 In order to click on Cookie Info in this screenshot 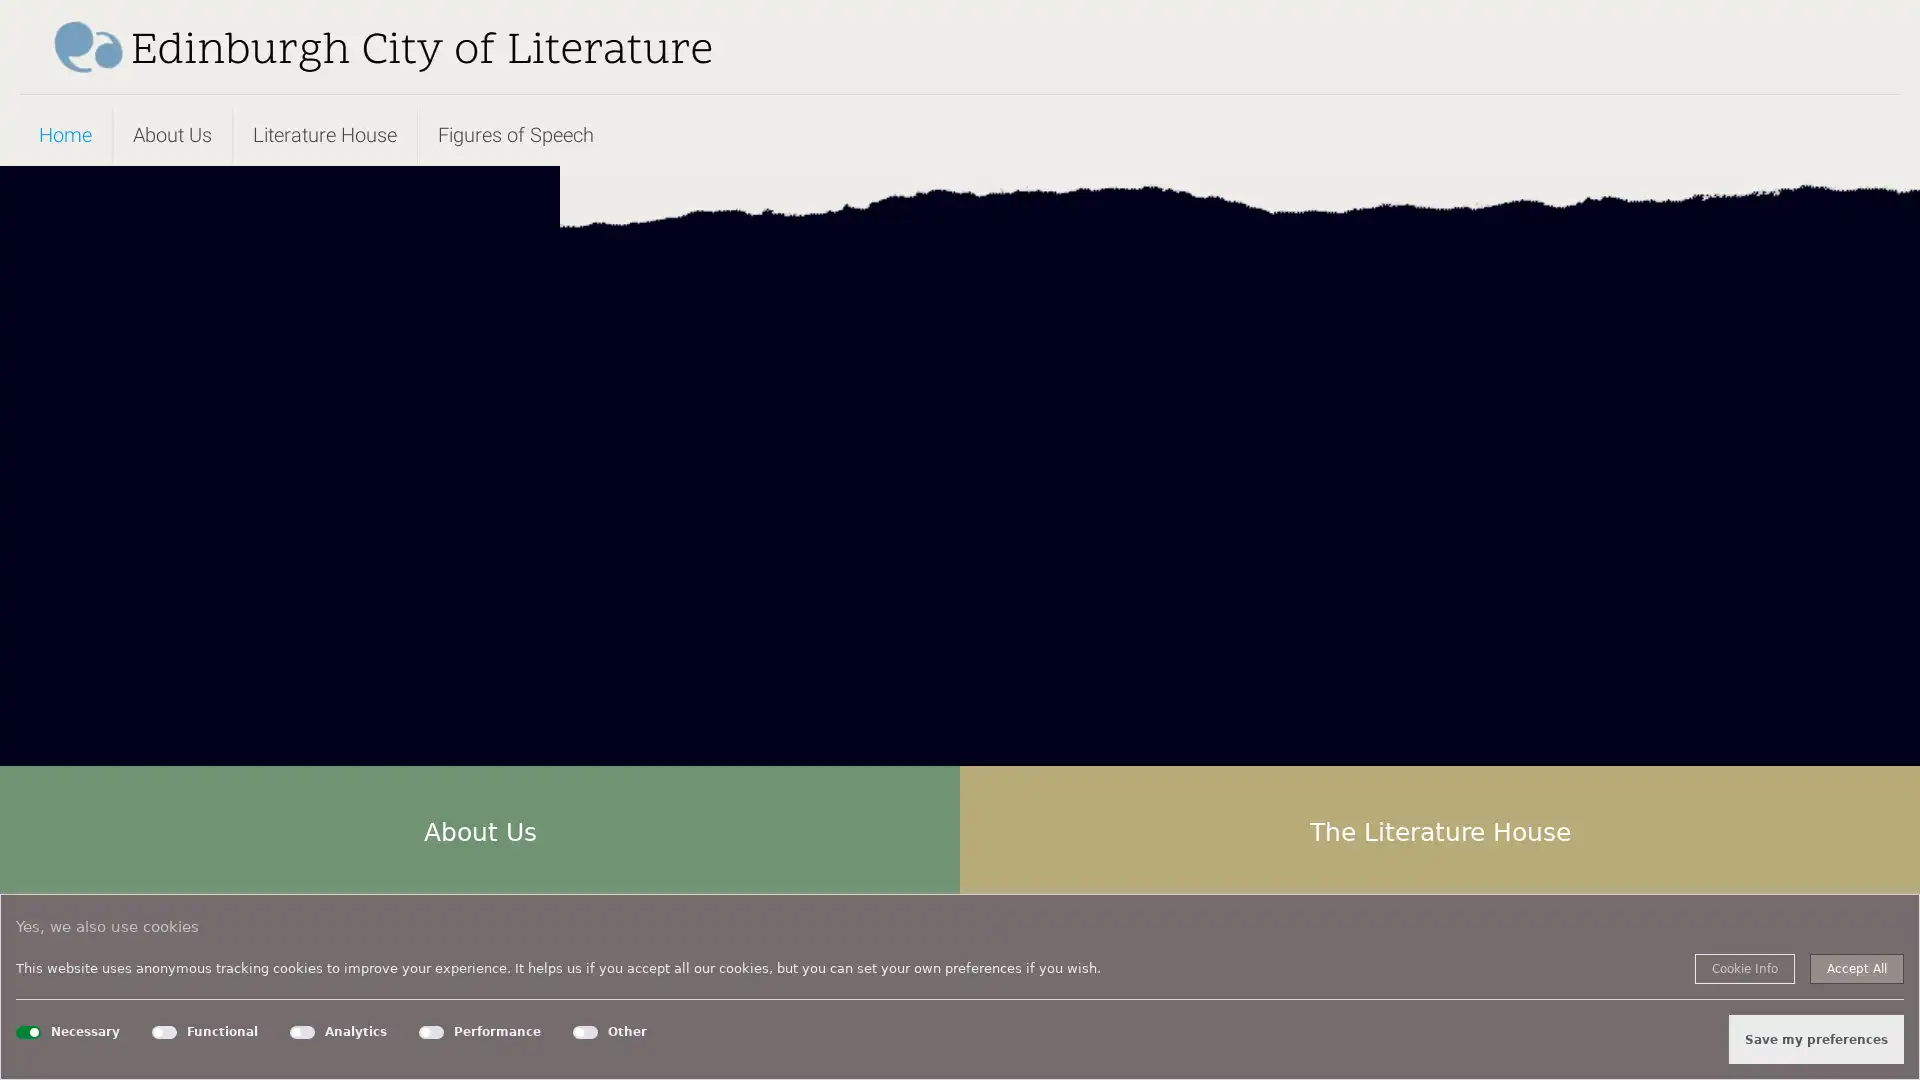, I will do `click(1744, 967)`.